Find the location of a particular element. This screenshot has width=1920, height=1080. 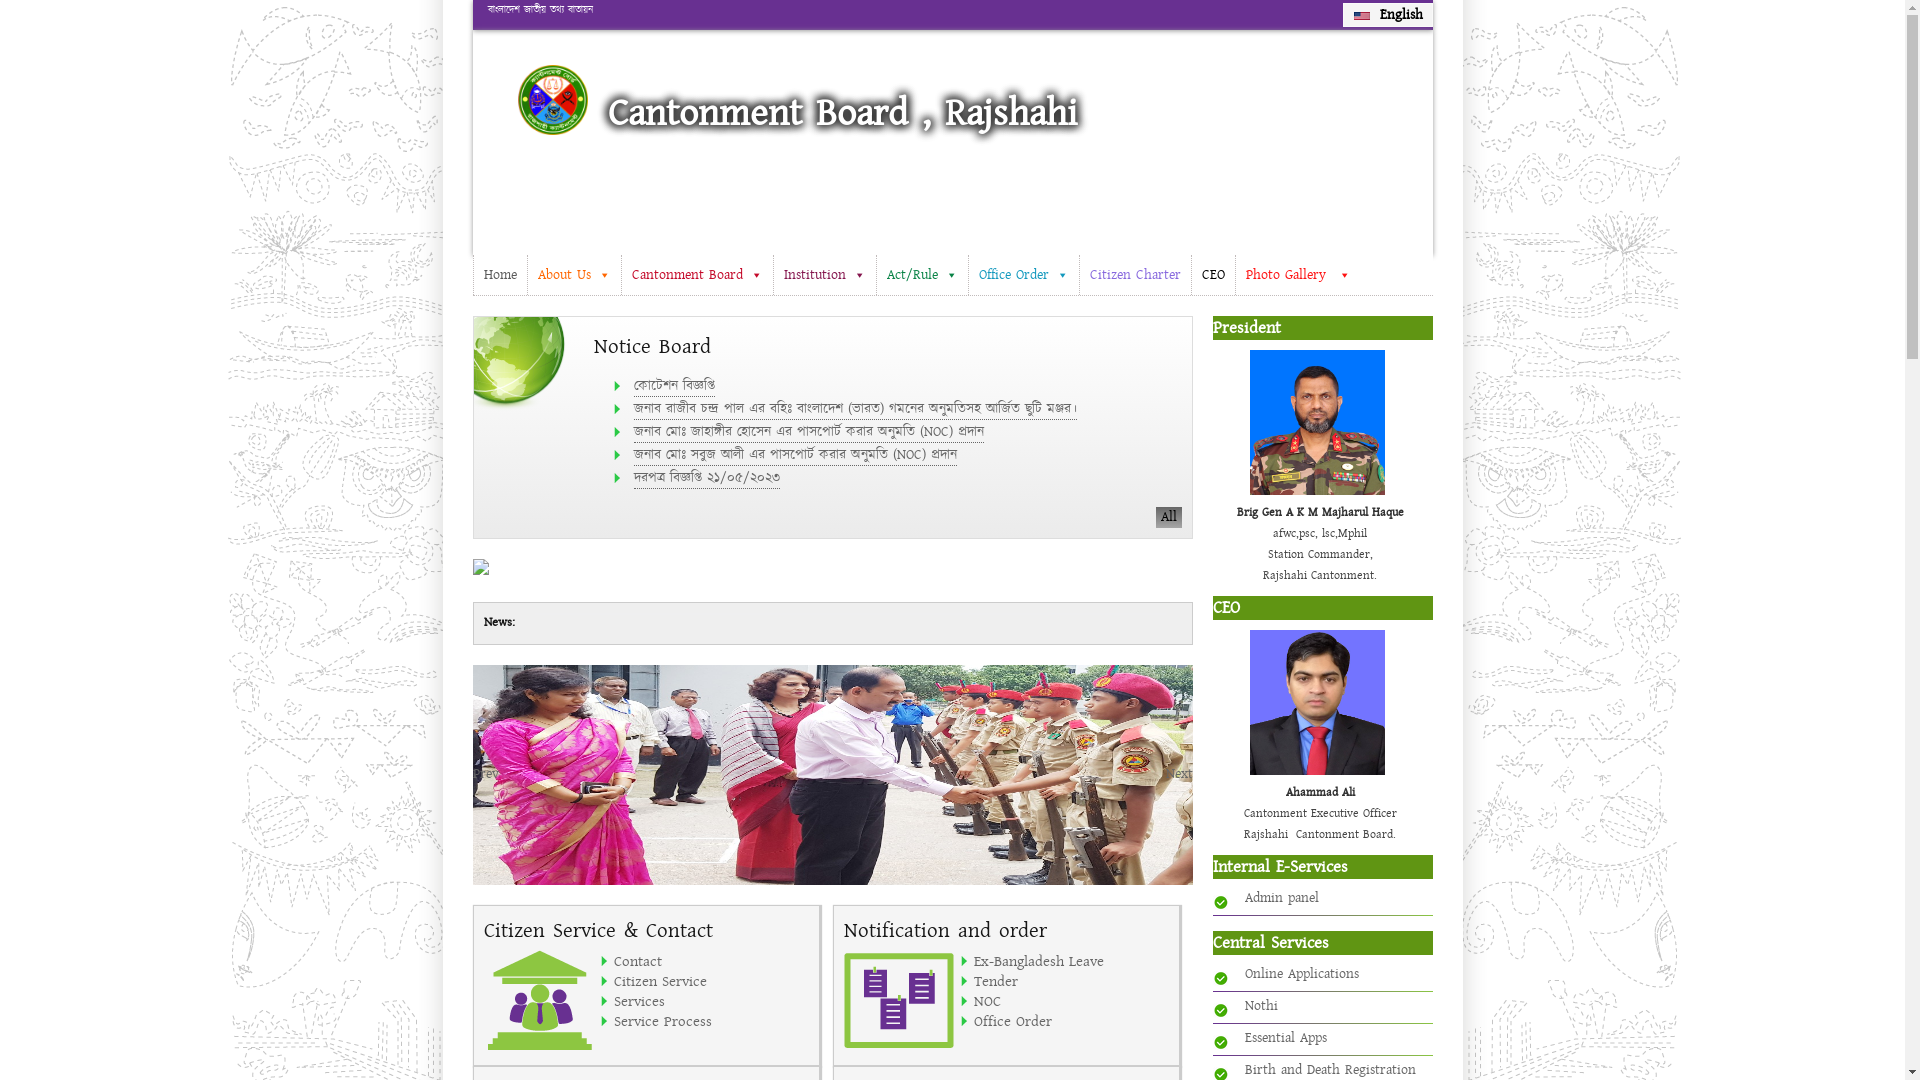

'NOC' is located at coordinates (1070, 1001).